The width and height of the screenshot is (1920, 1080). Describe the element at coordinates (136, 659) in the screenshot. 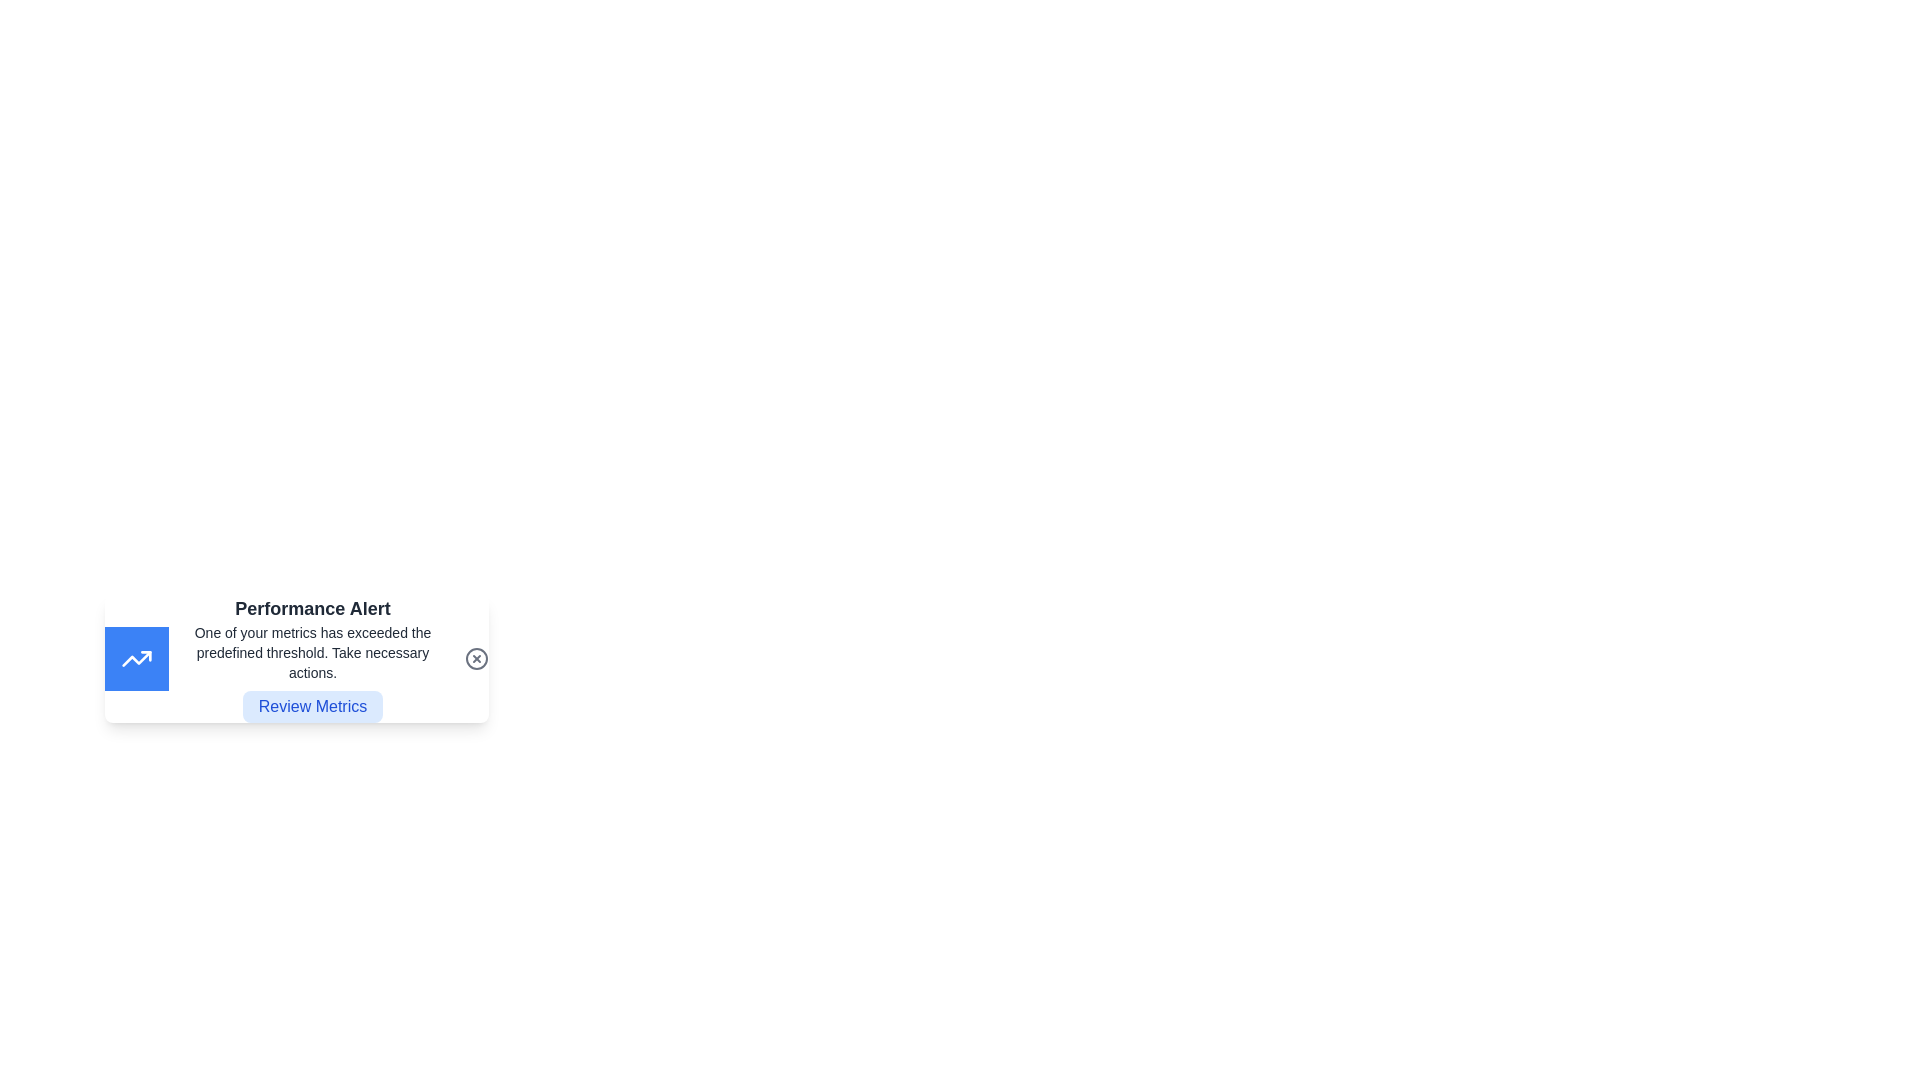

I see `the alert icon to inspect its details` at that location.